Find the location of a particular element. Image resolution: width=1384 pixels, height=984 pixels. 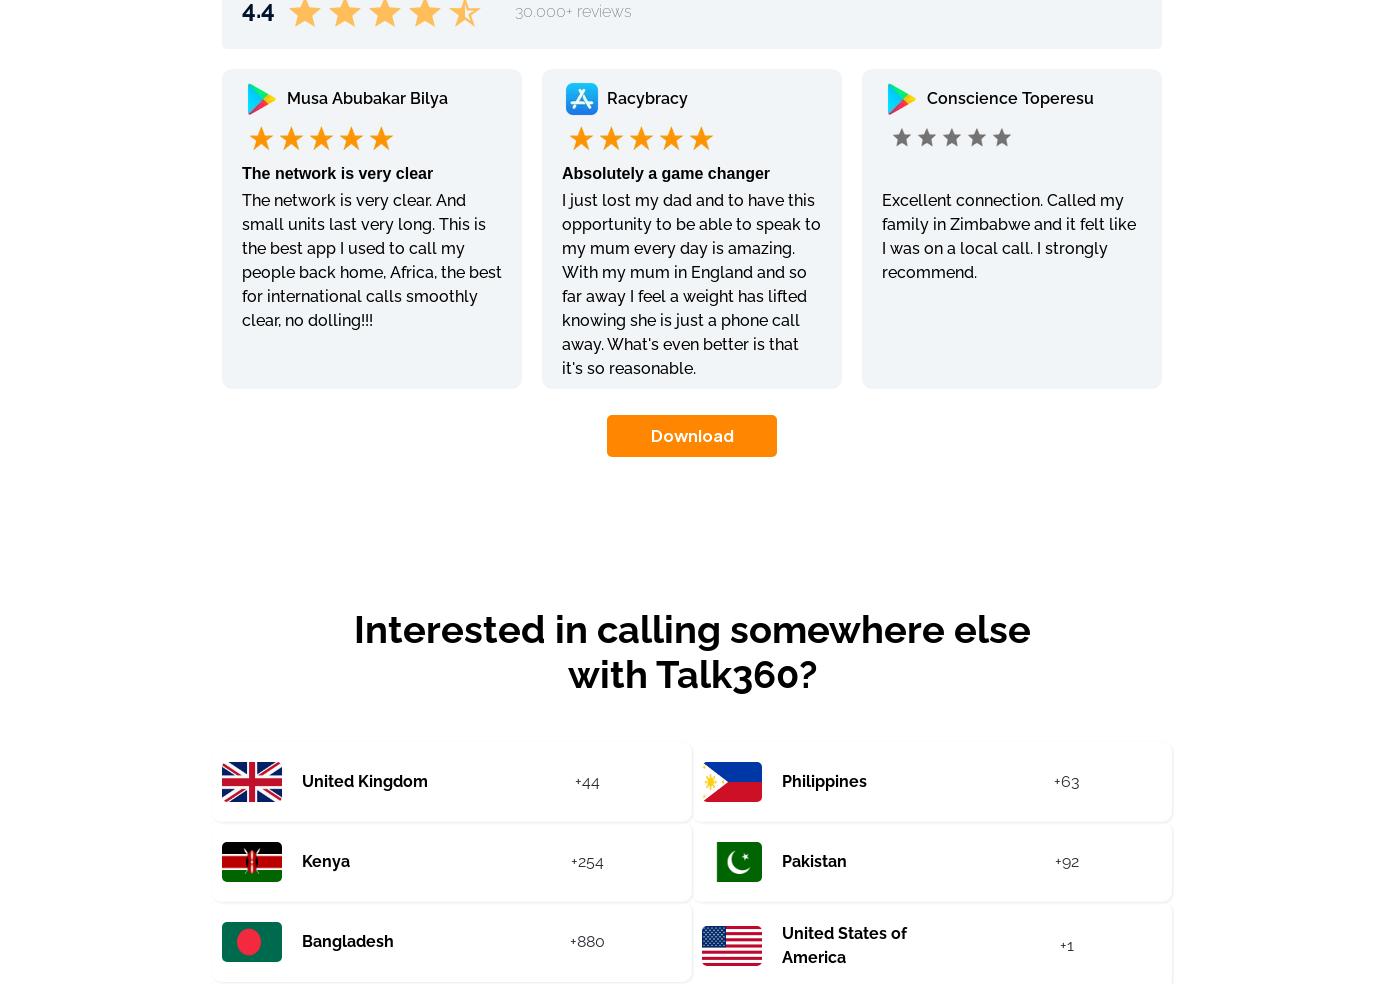

'30.000+ reviews' is located at coordinates (573, 9).